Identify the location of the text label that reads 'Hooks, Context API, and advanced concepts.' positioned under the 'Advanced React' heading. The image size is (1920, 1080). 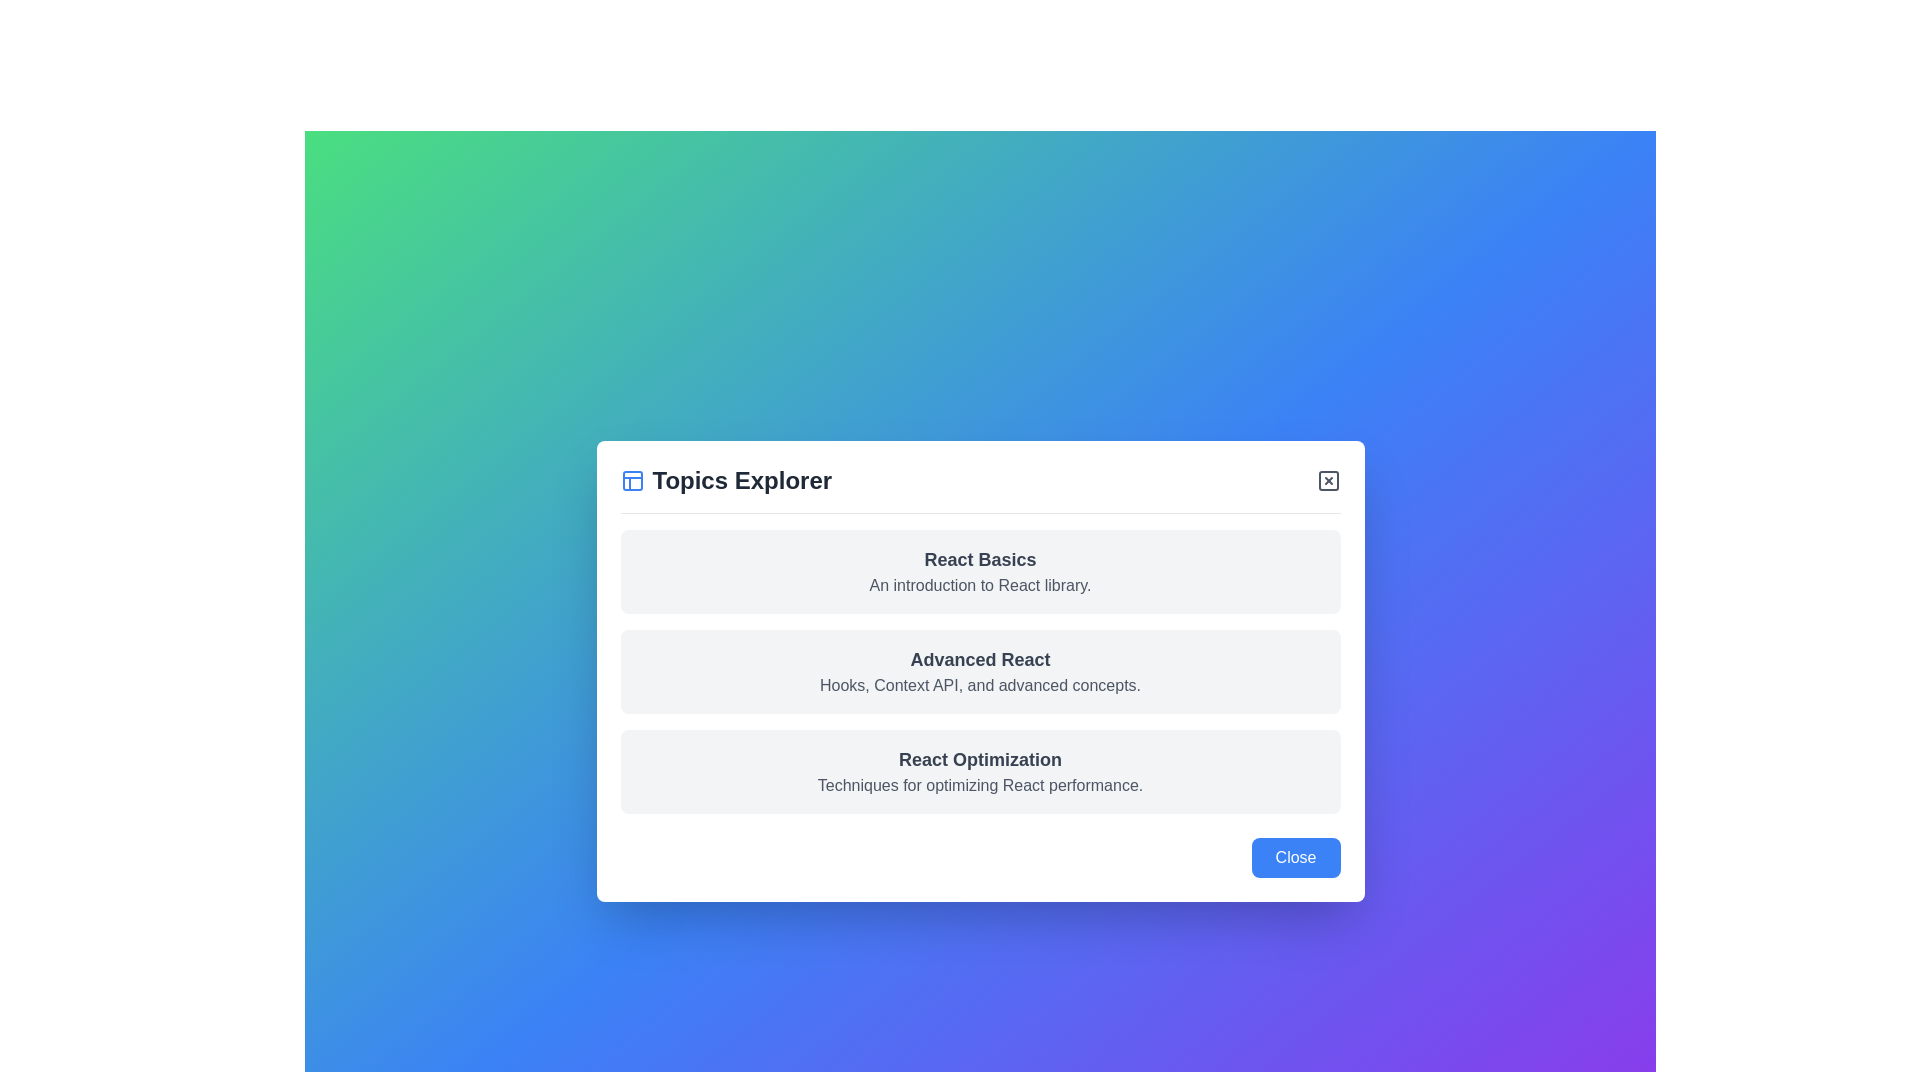
(980, 684).